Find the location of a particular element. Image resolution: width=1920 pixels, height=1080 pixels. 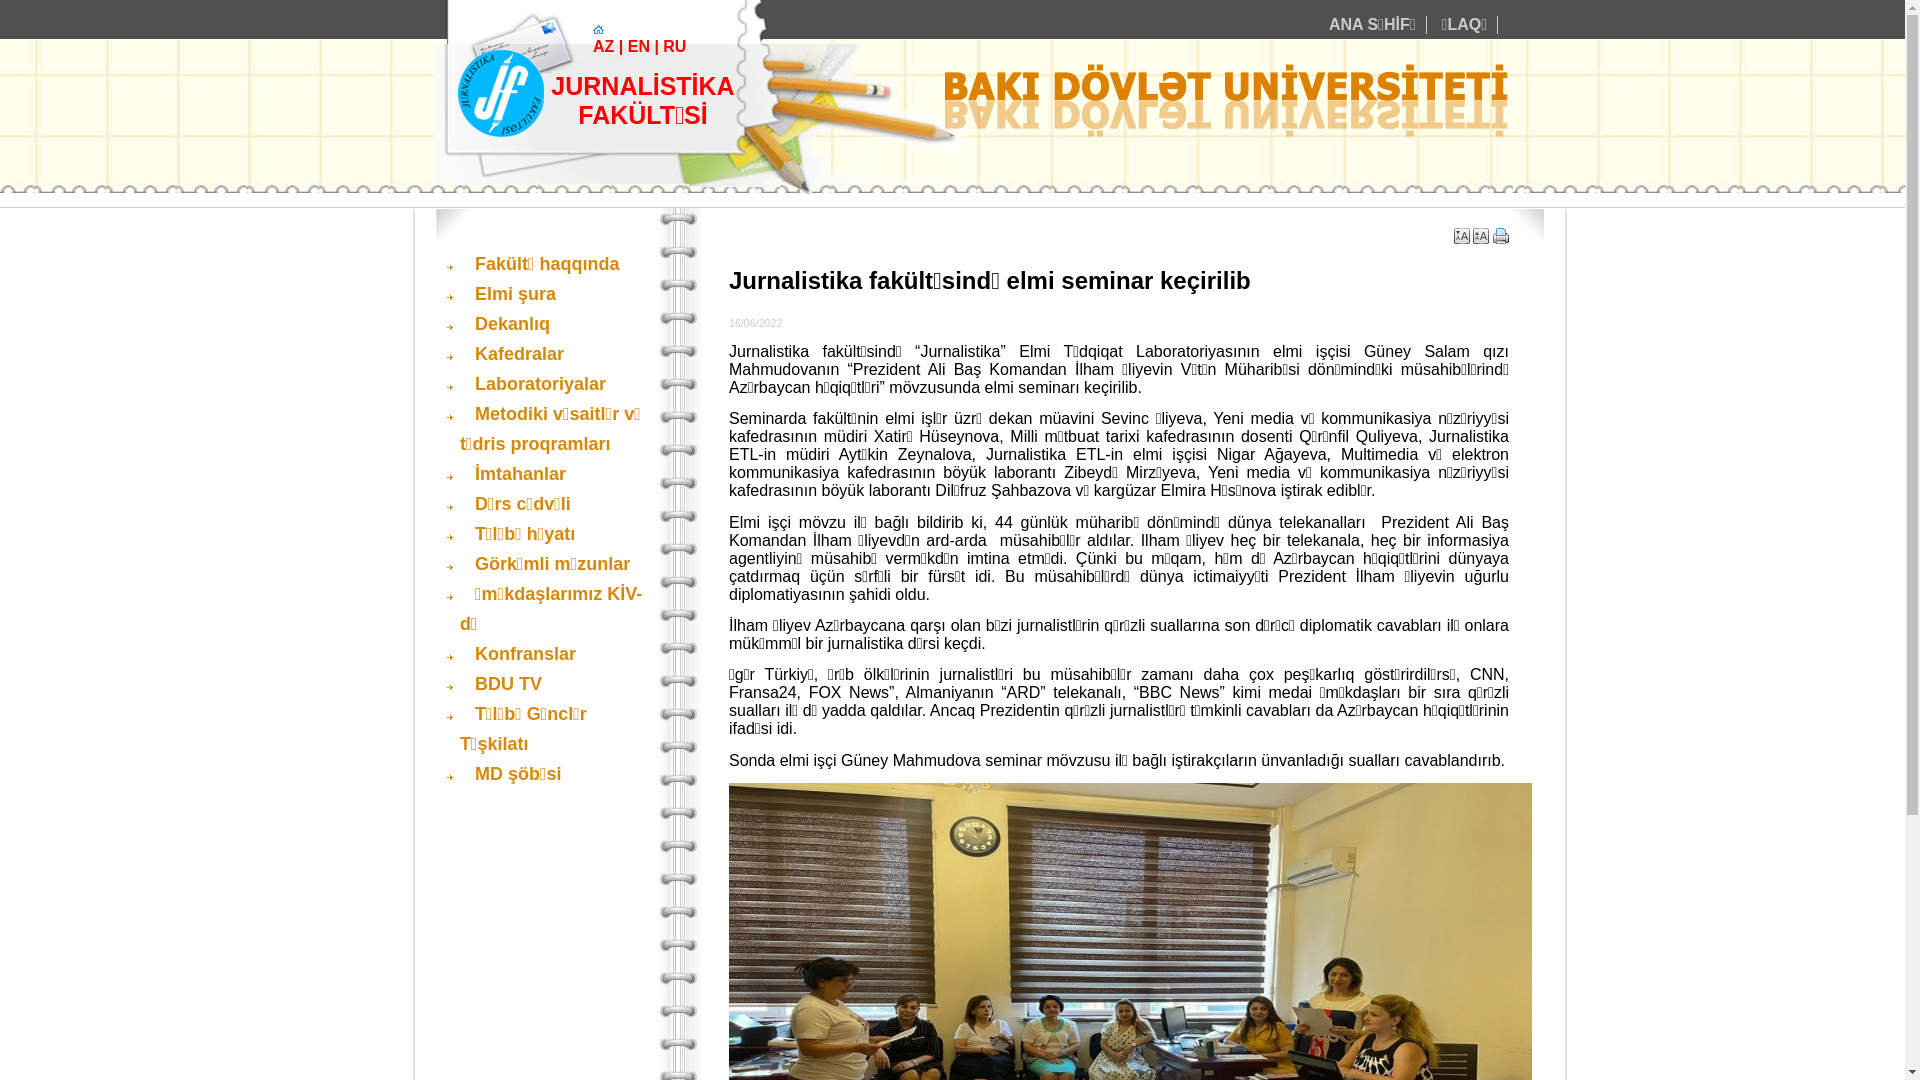

'Laboratoriyalar' is located at coordinates (532, 384).